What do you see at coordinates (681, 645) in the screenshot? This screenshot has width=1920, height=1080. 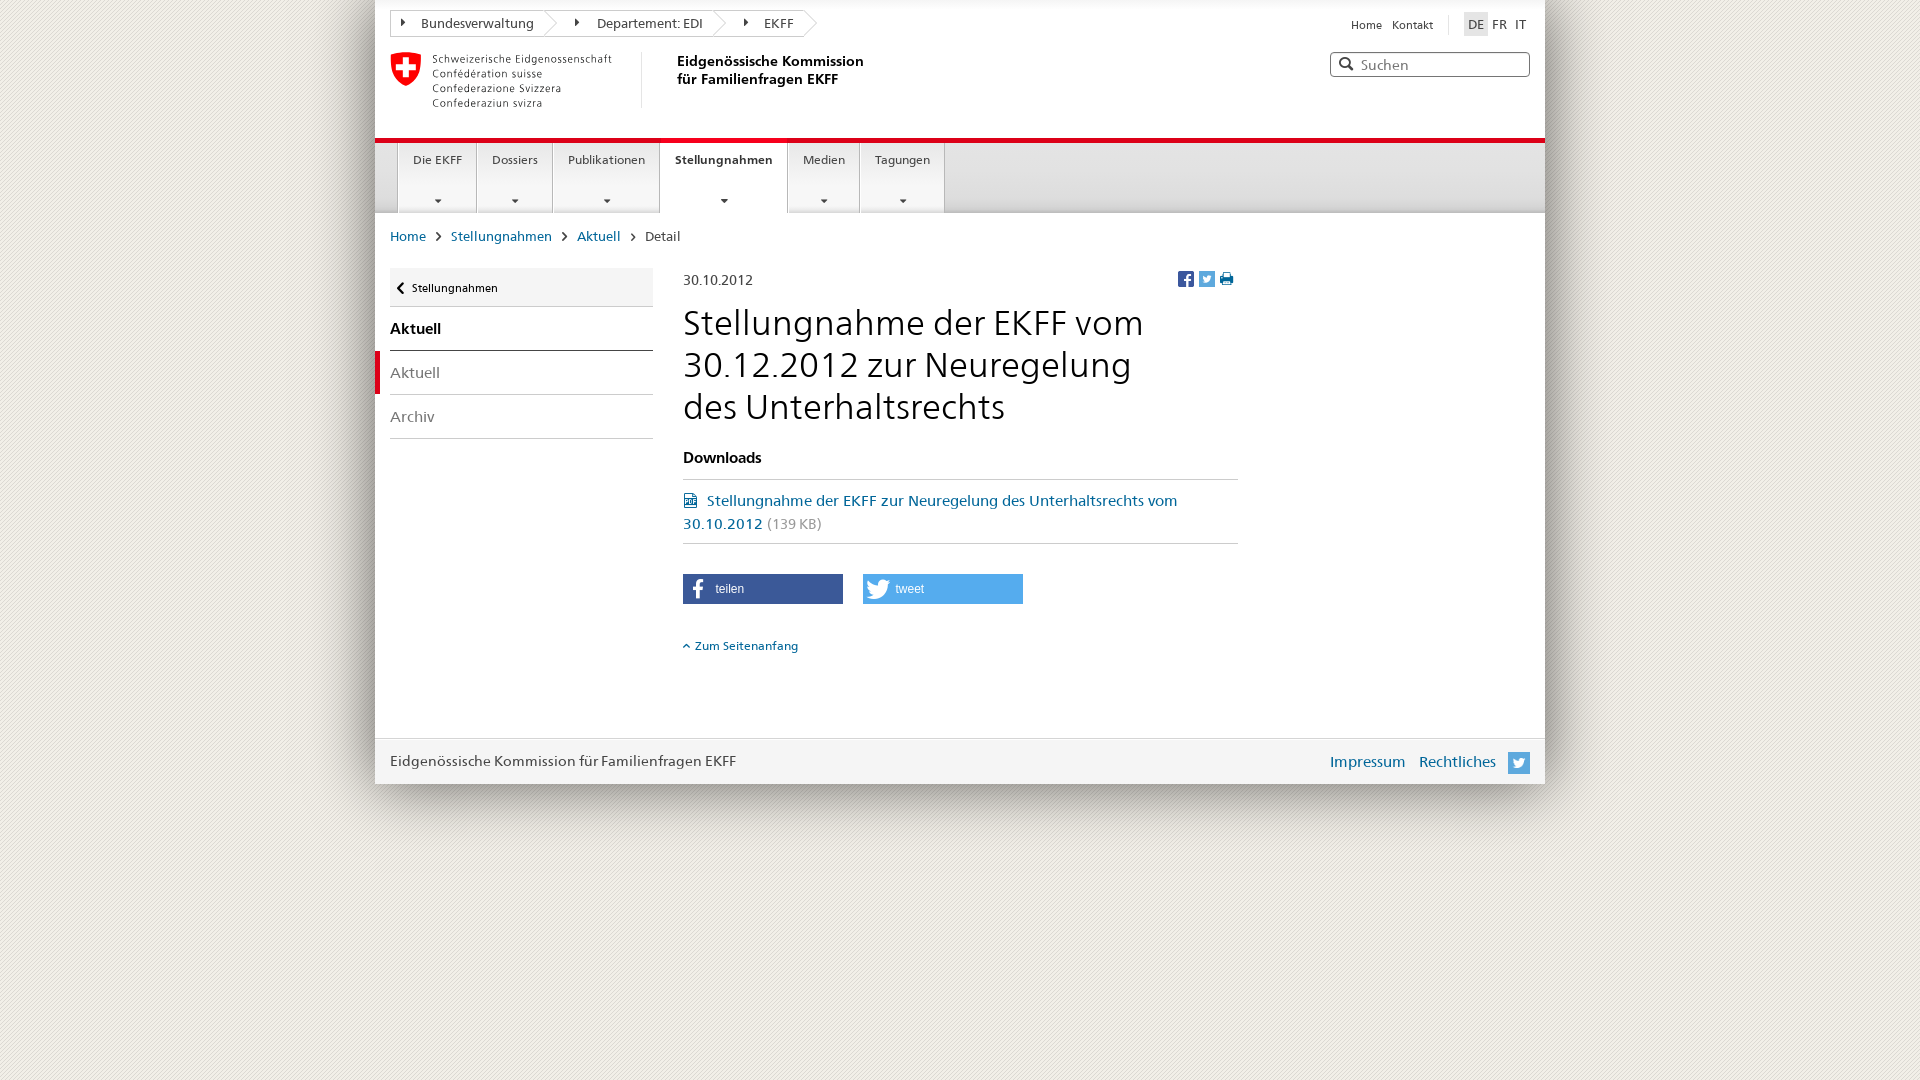 I see `'Zum Seitenanfang'` at bounding box center [681, 645].